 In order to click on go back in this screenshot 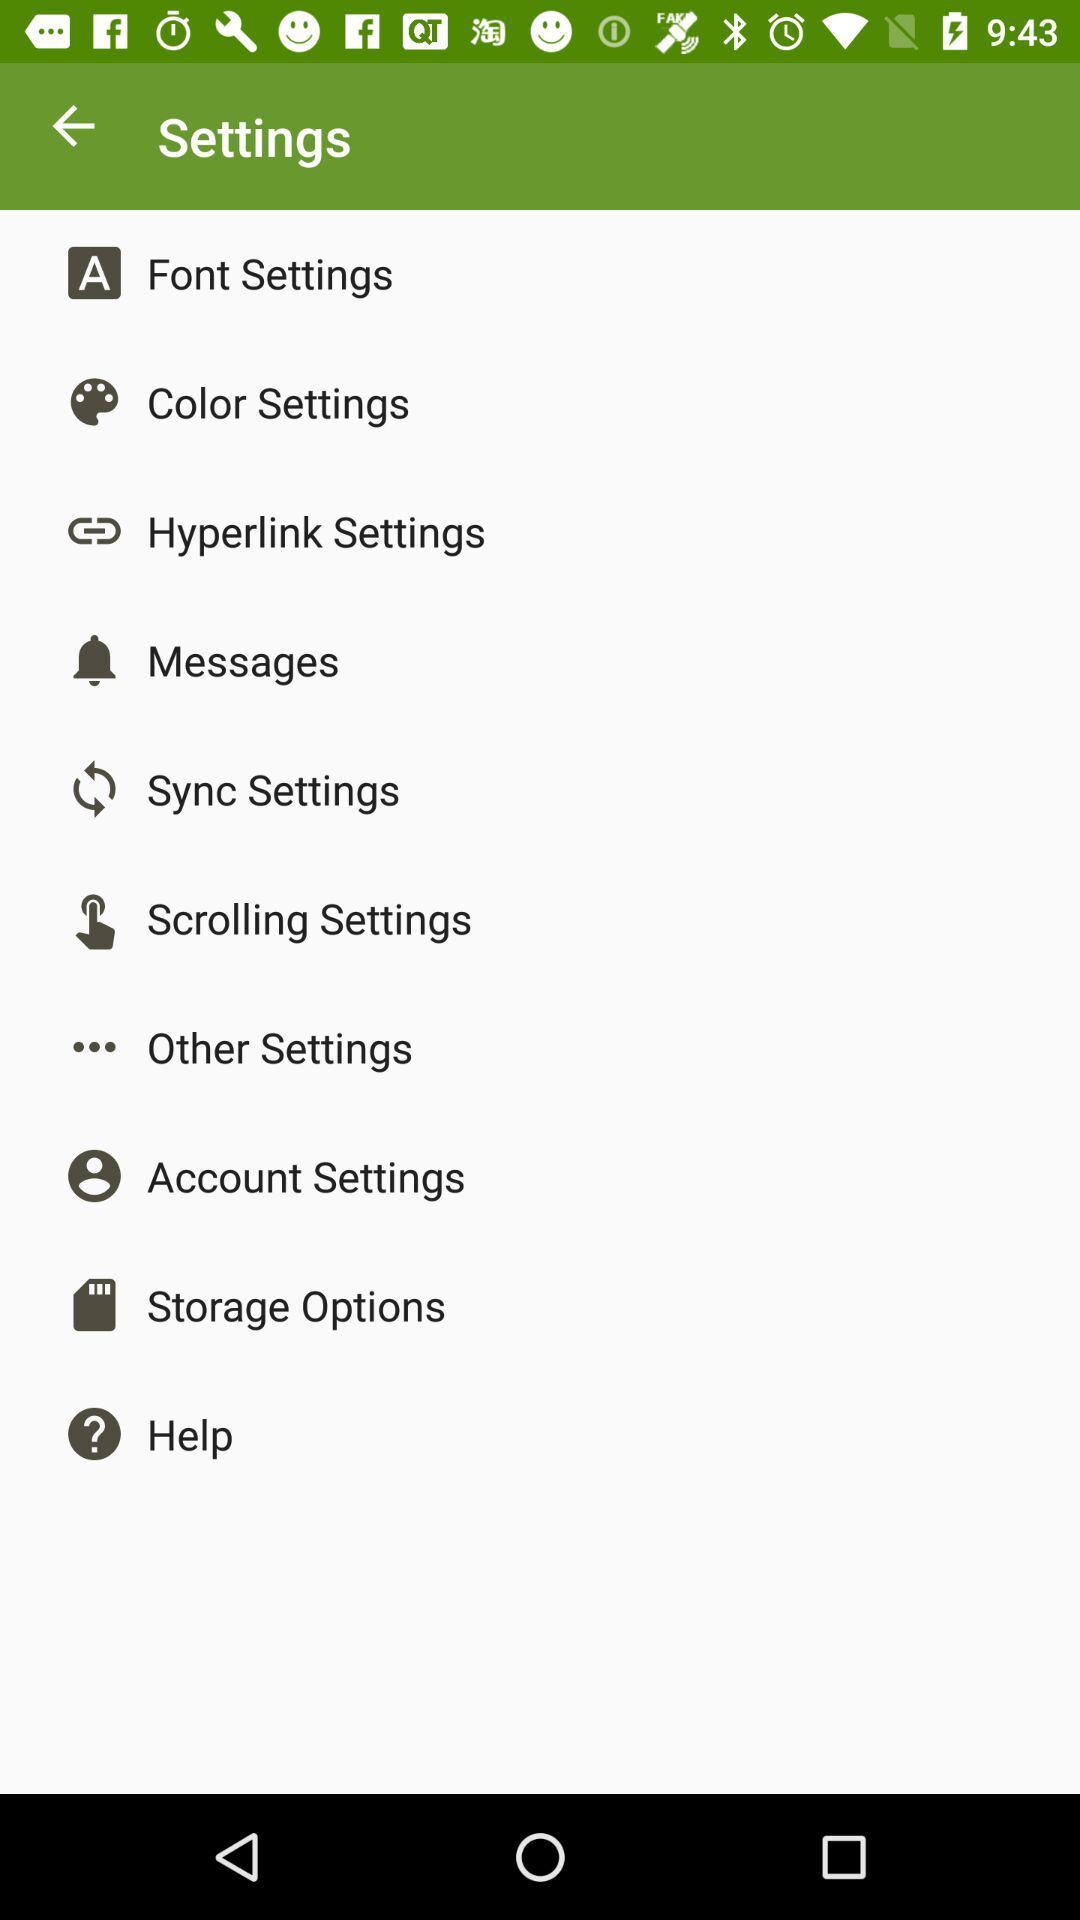, I will do `click(72, 130)`.